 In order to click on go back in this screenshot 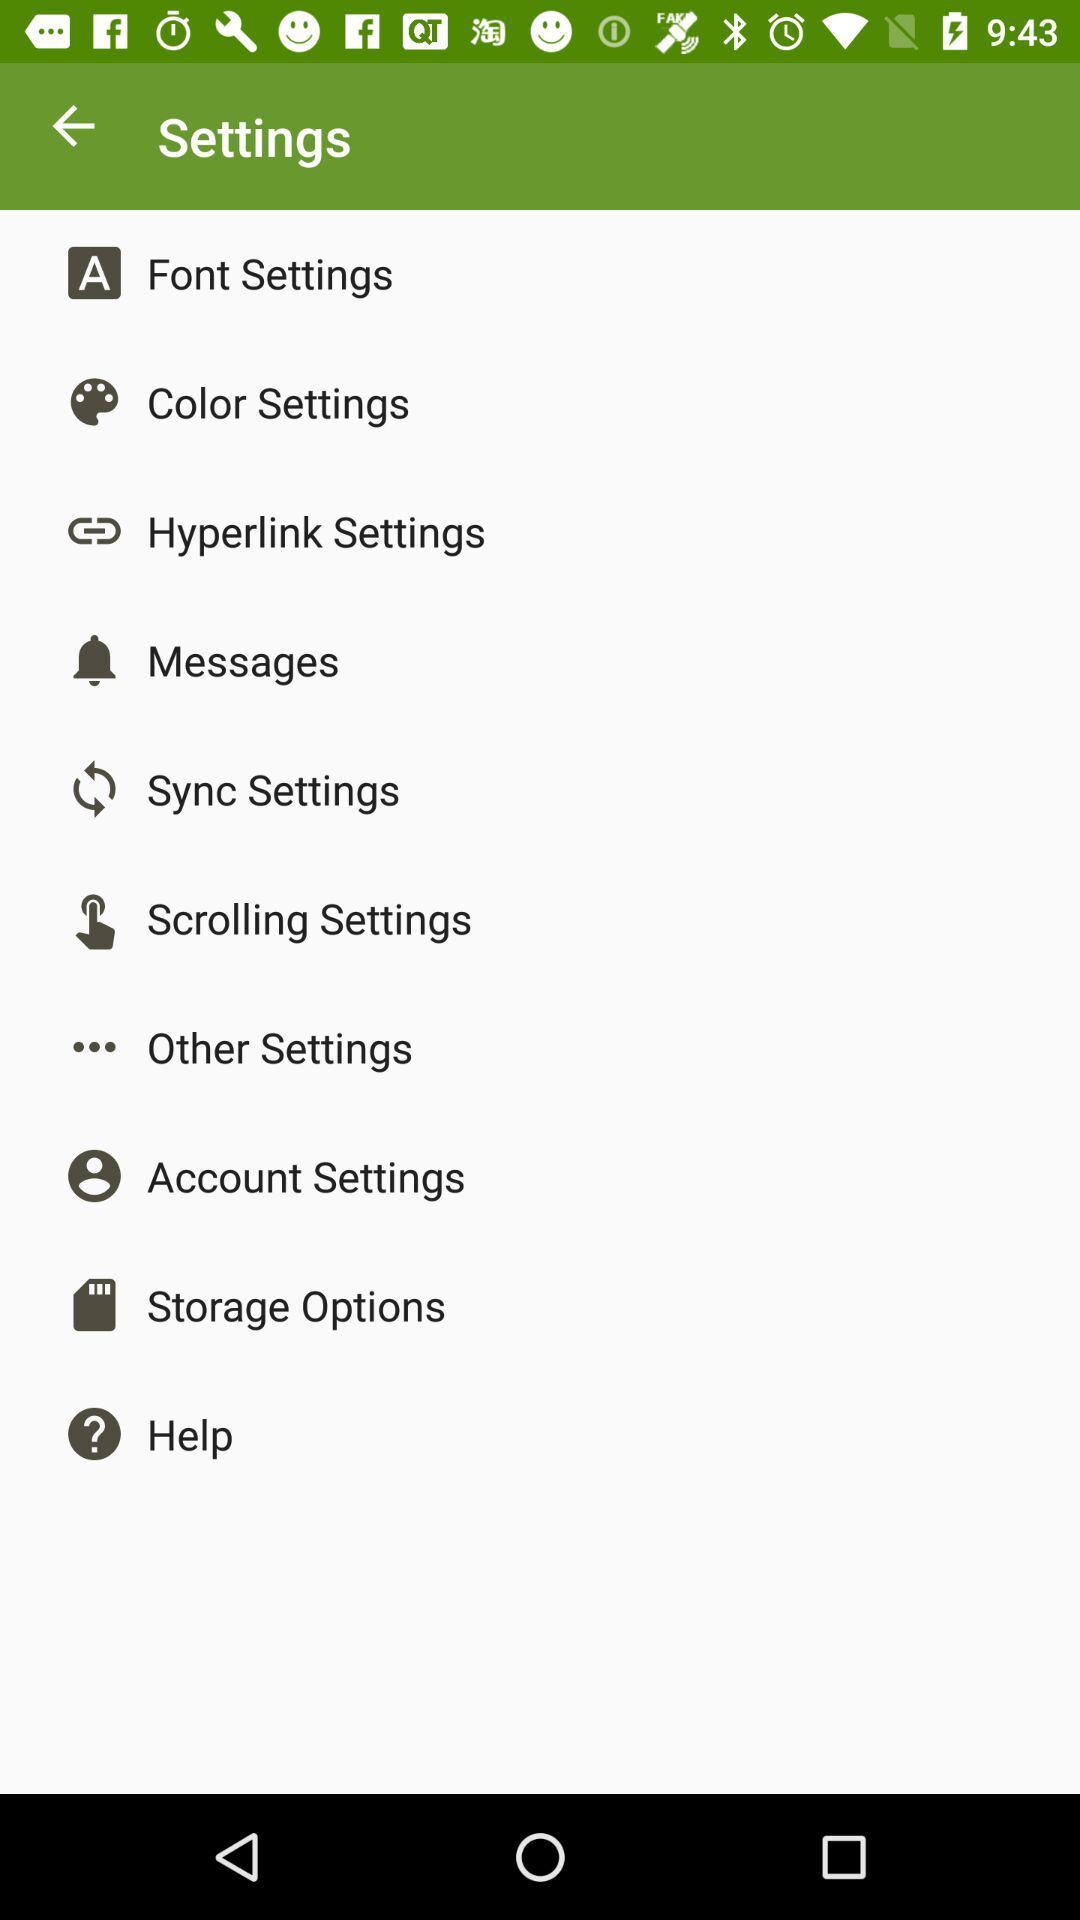, I will do `click(72, 130)`.